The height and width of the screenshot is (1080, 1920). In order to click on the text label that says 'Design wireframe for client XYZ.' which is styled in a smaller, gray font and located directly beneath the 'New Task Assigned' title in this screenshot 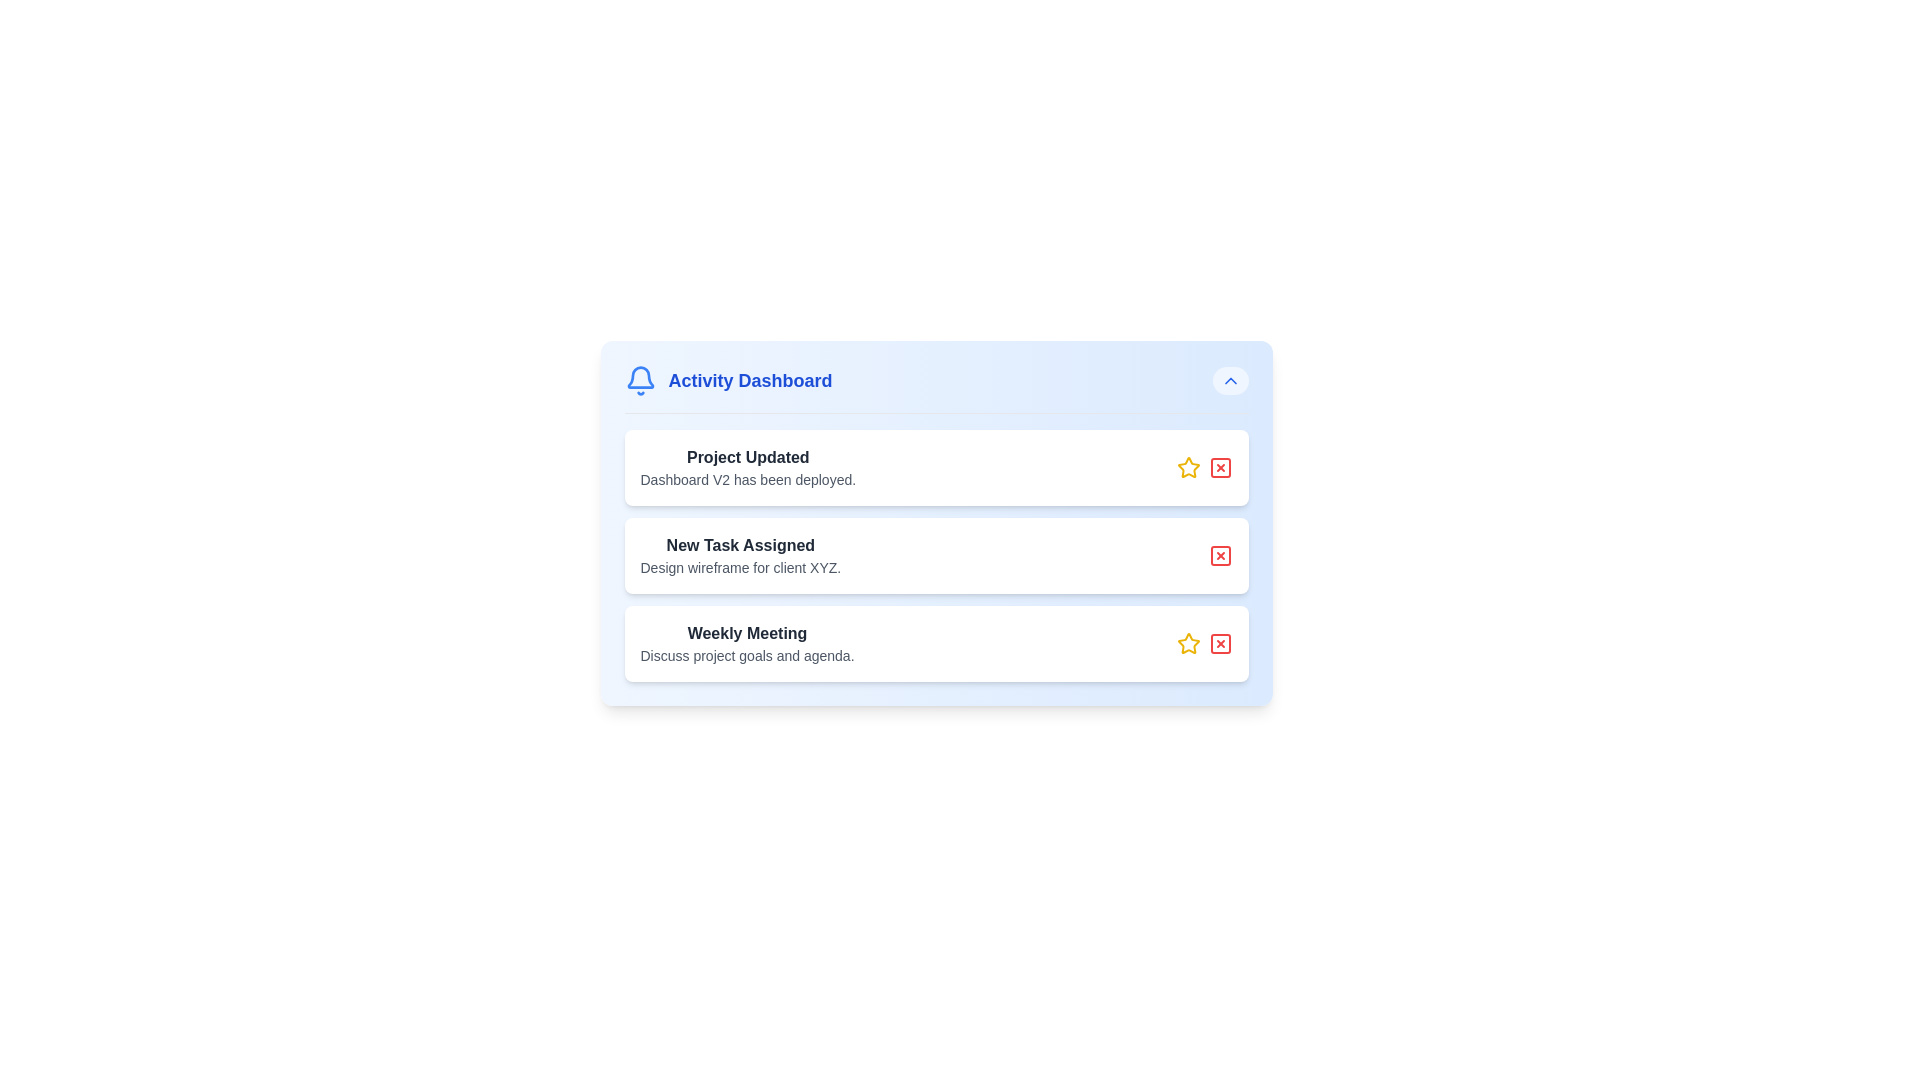, I will do `click(739, 567)`.